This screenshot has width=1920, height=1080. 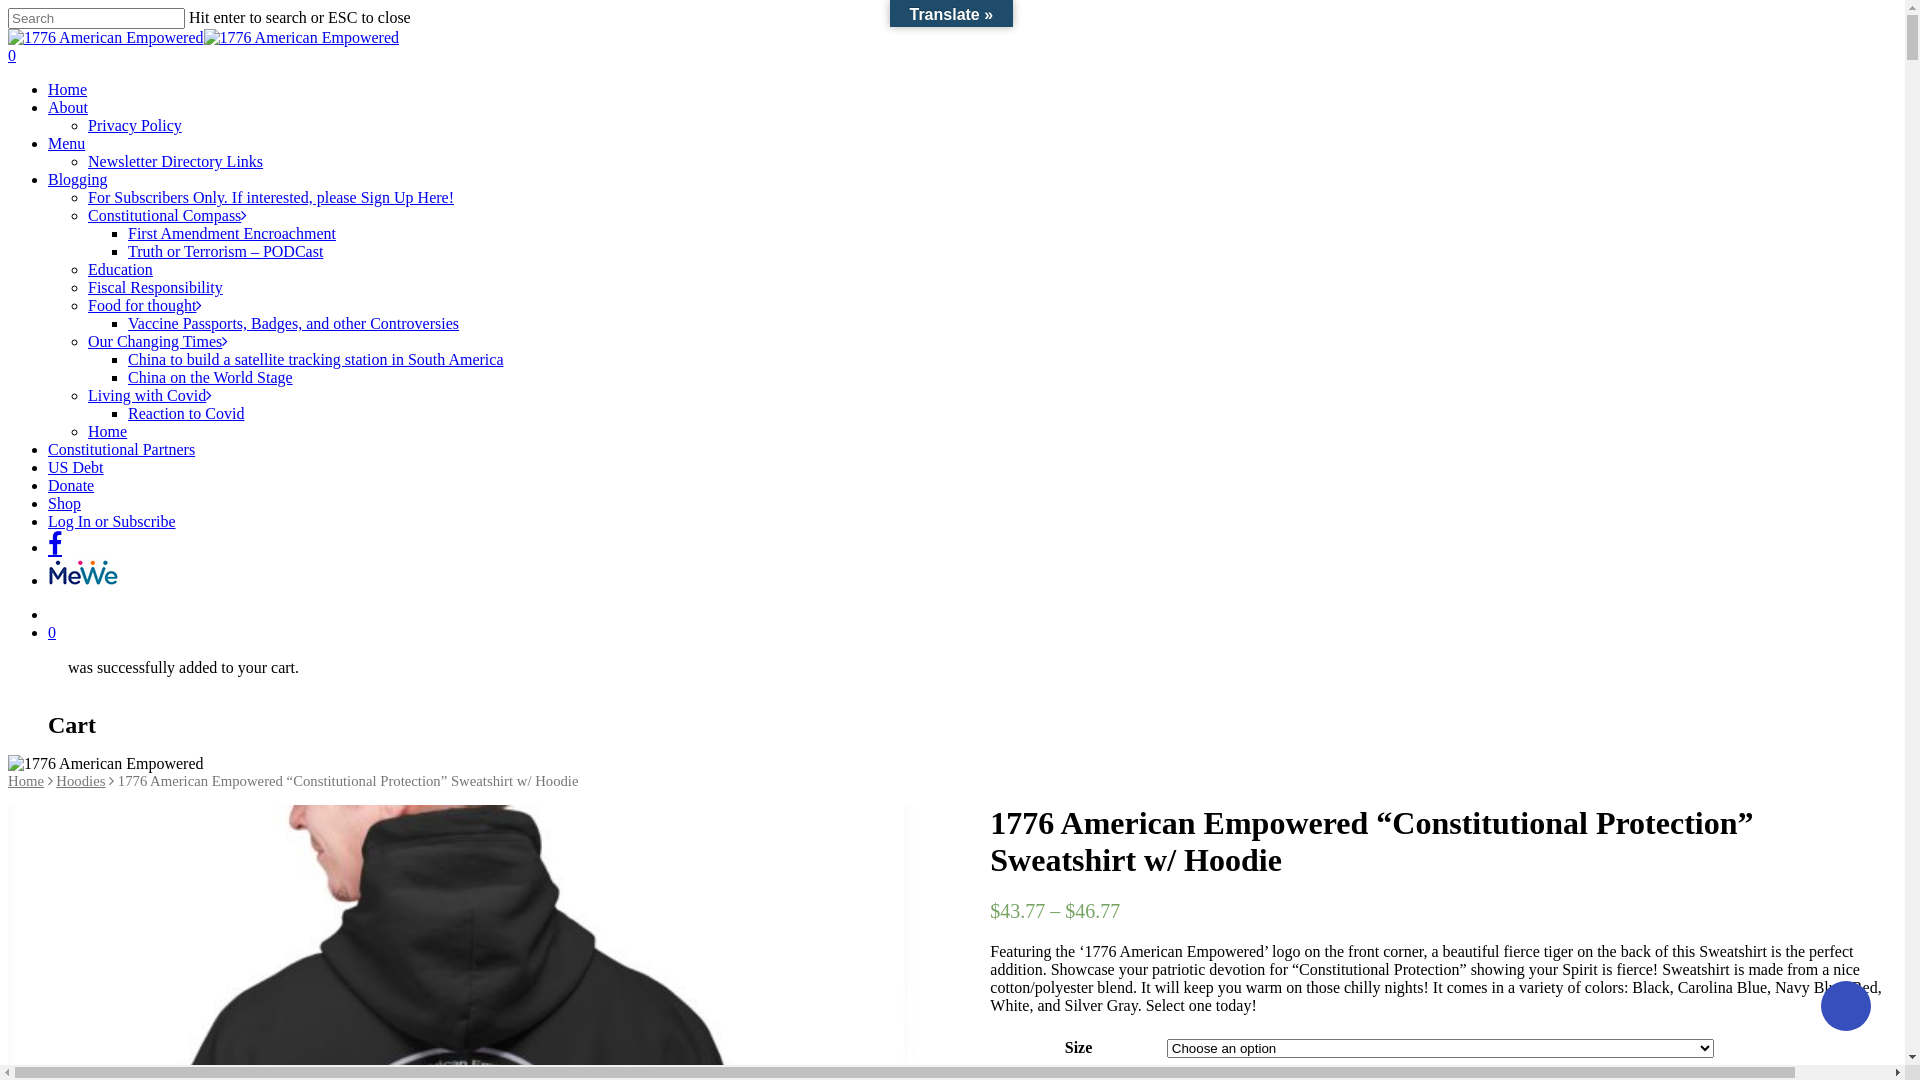 I want to click on 'Blogging', so click(x=77, y=178).